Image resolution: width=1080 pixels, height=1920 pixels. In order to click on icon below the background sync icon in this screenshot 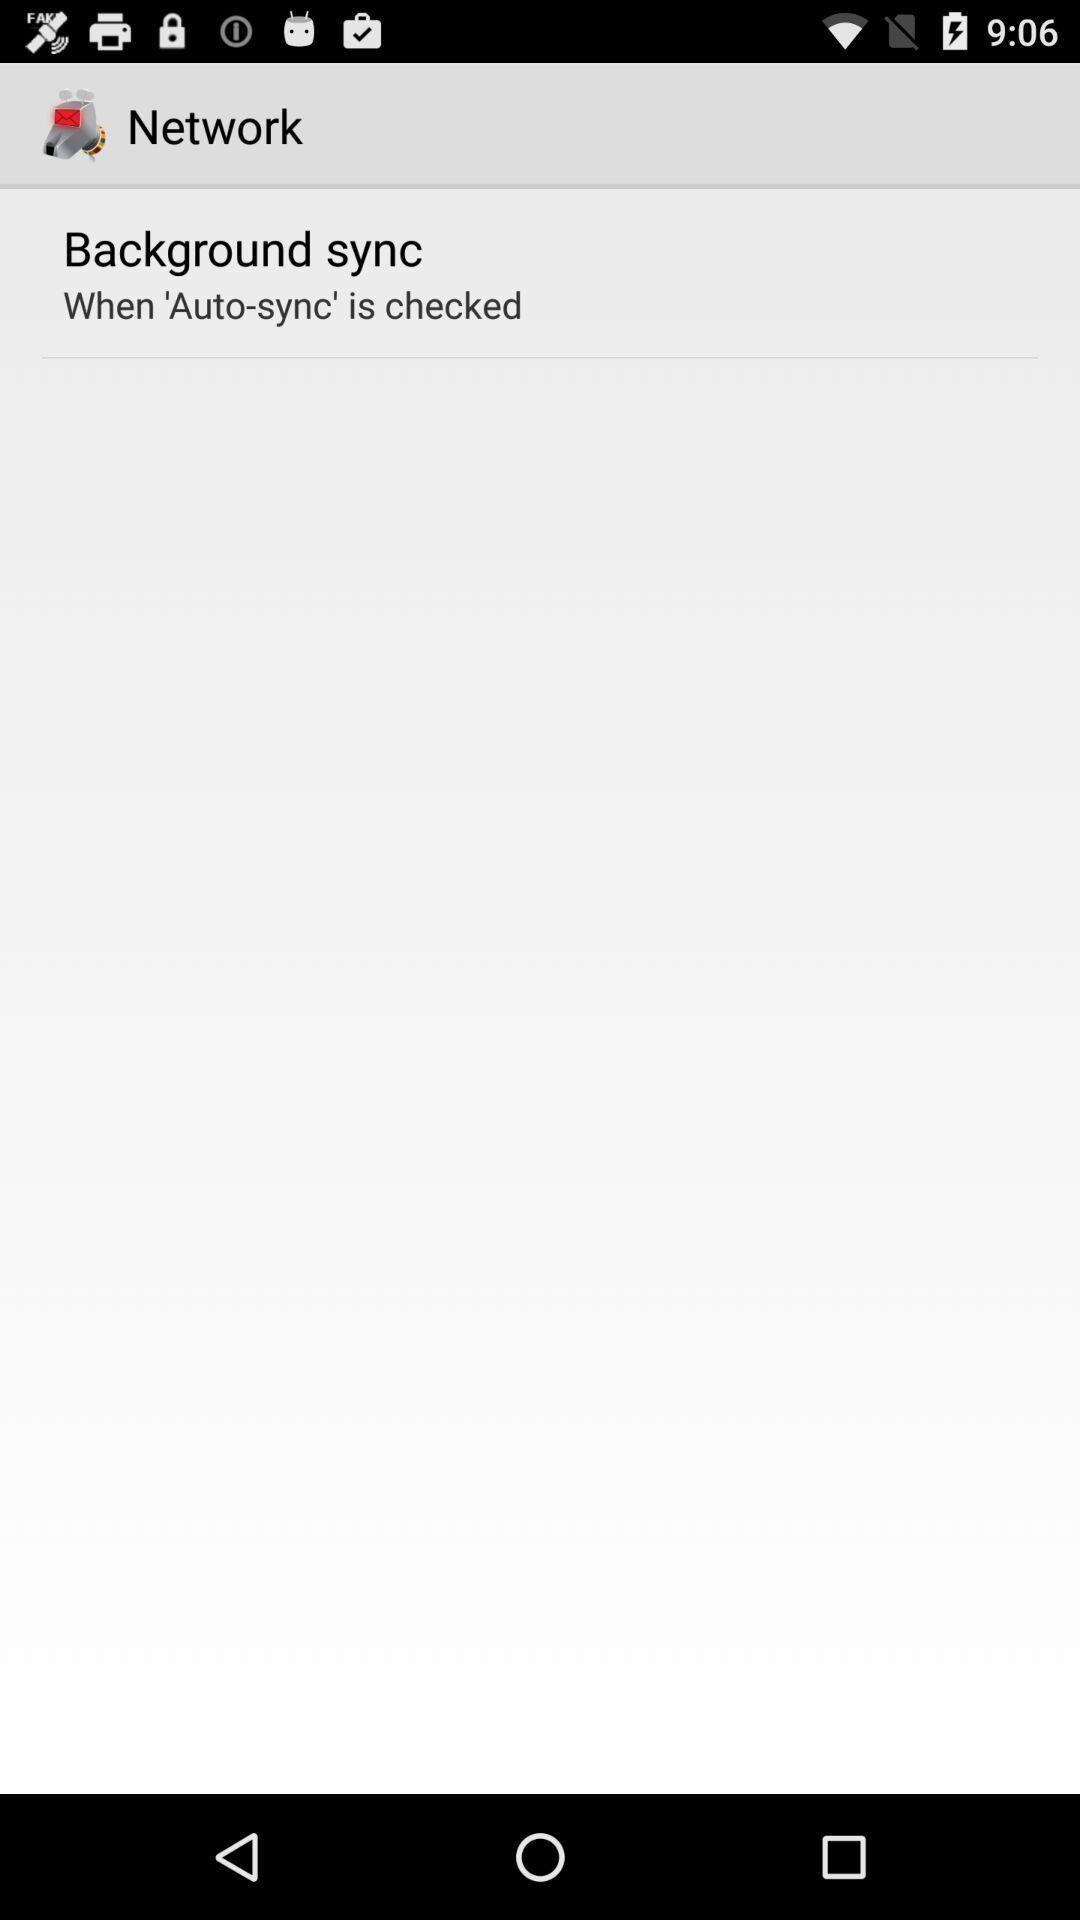, I will do `click(292, 303)`.